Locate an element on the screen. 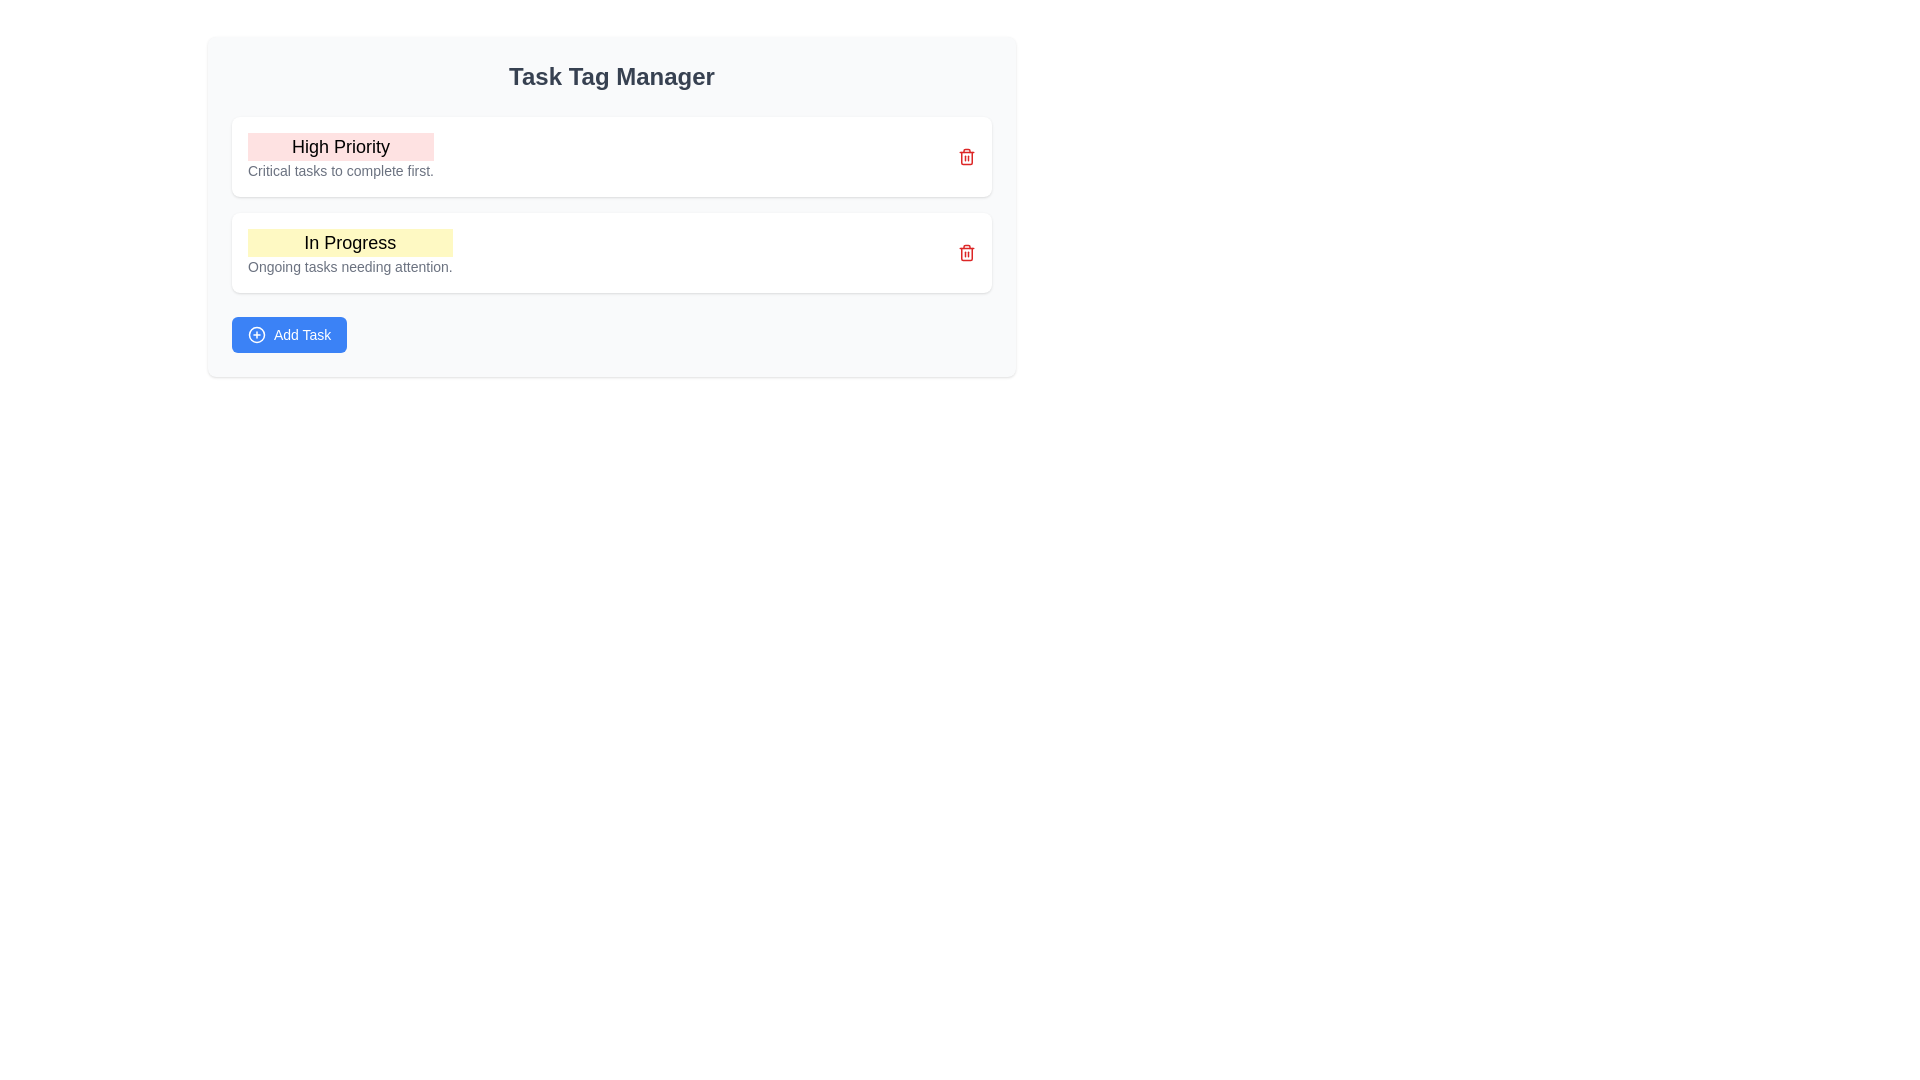 The height and width of the screenshot is (1080, 1920). the circular '+' icon located inside the blue 'Add Task' button at the bottom left of the content area is located at coordinates (256, 334).